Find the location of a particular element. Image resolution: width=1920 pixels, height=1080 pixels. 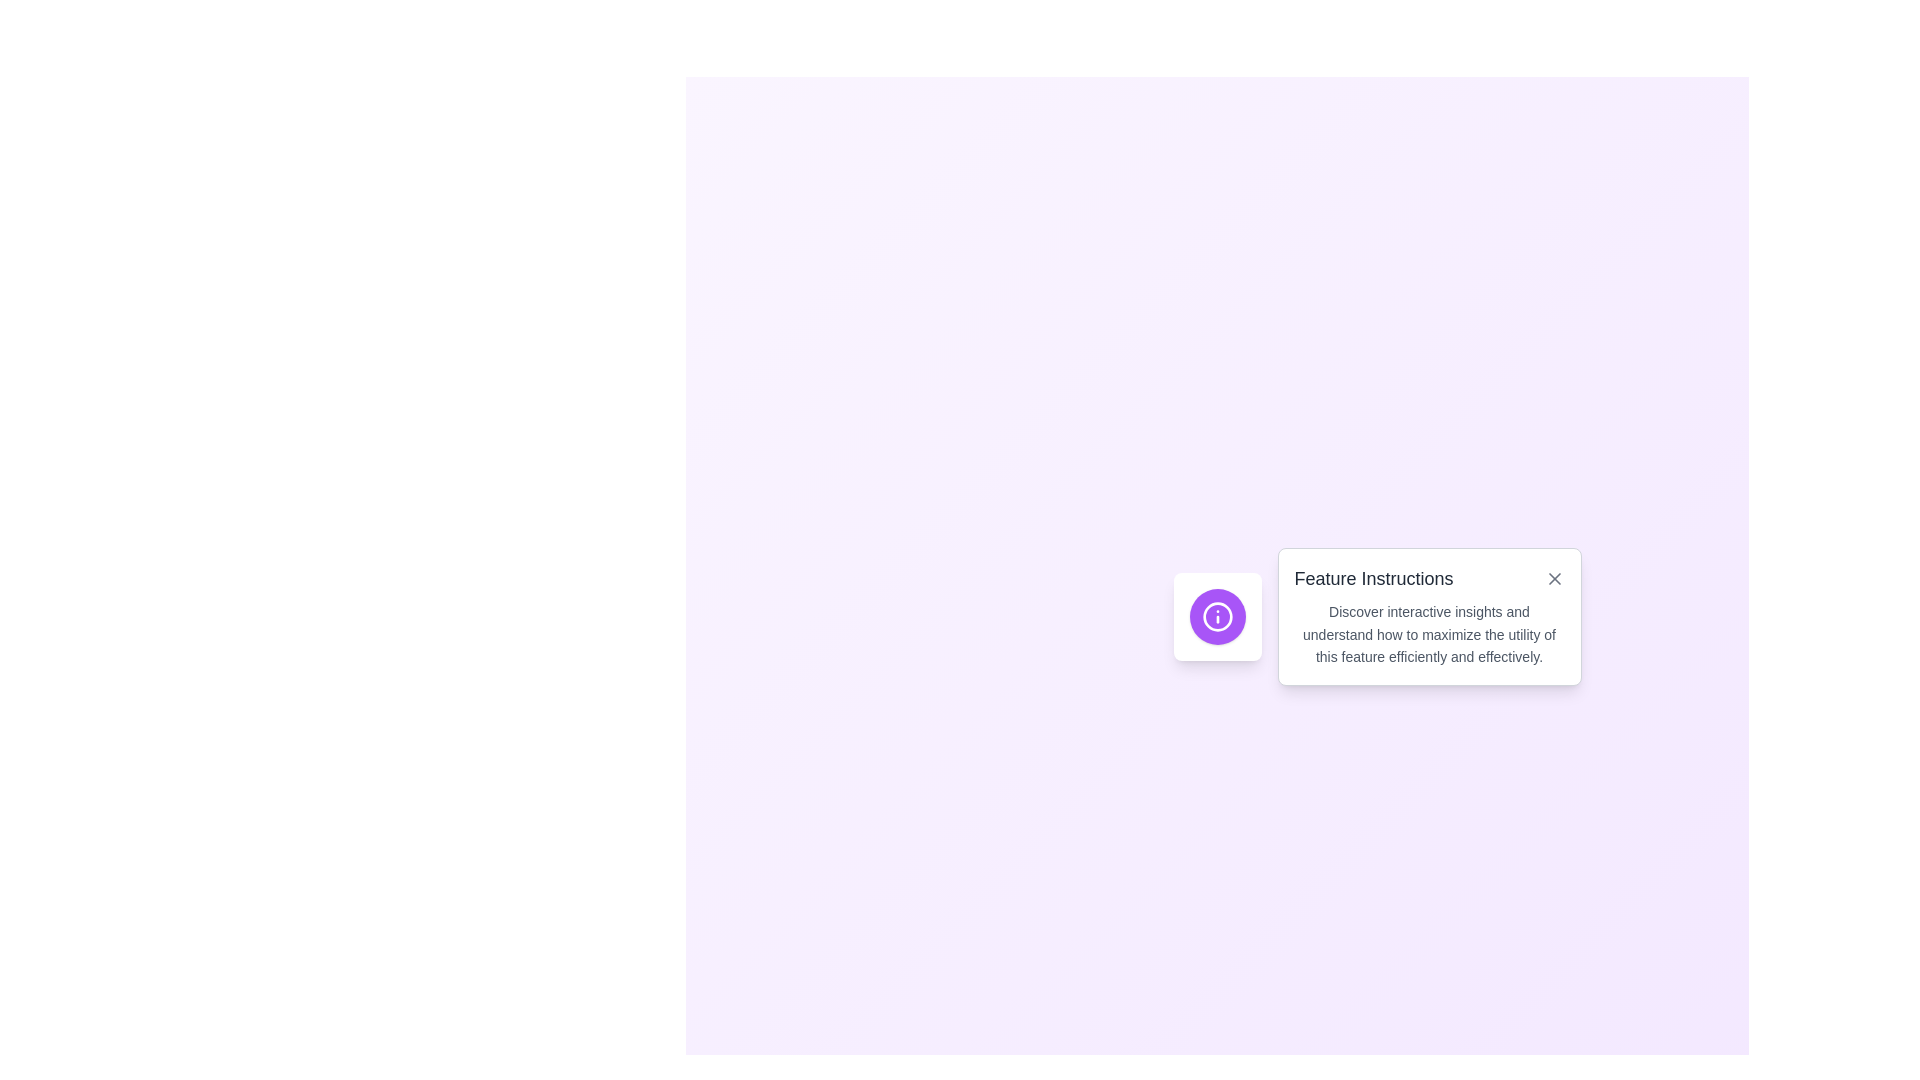

the close button located at the top-right corner of the 'Feature Instructions' card is located at coordinates (1553, 578).